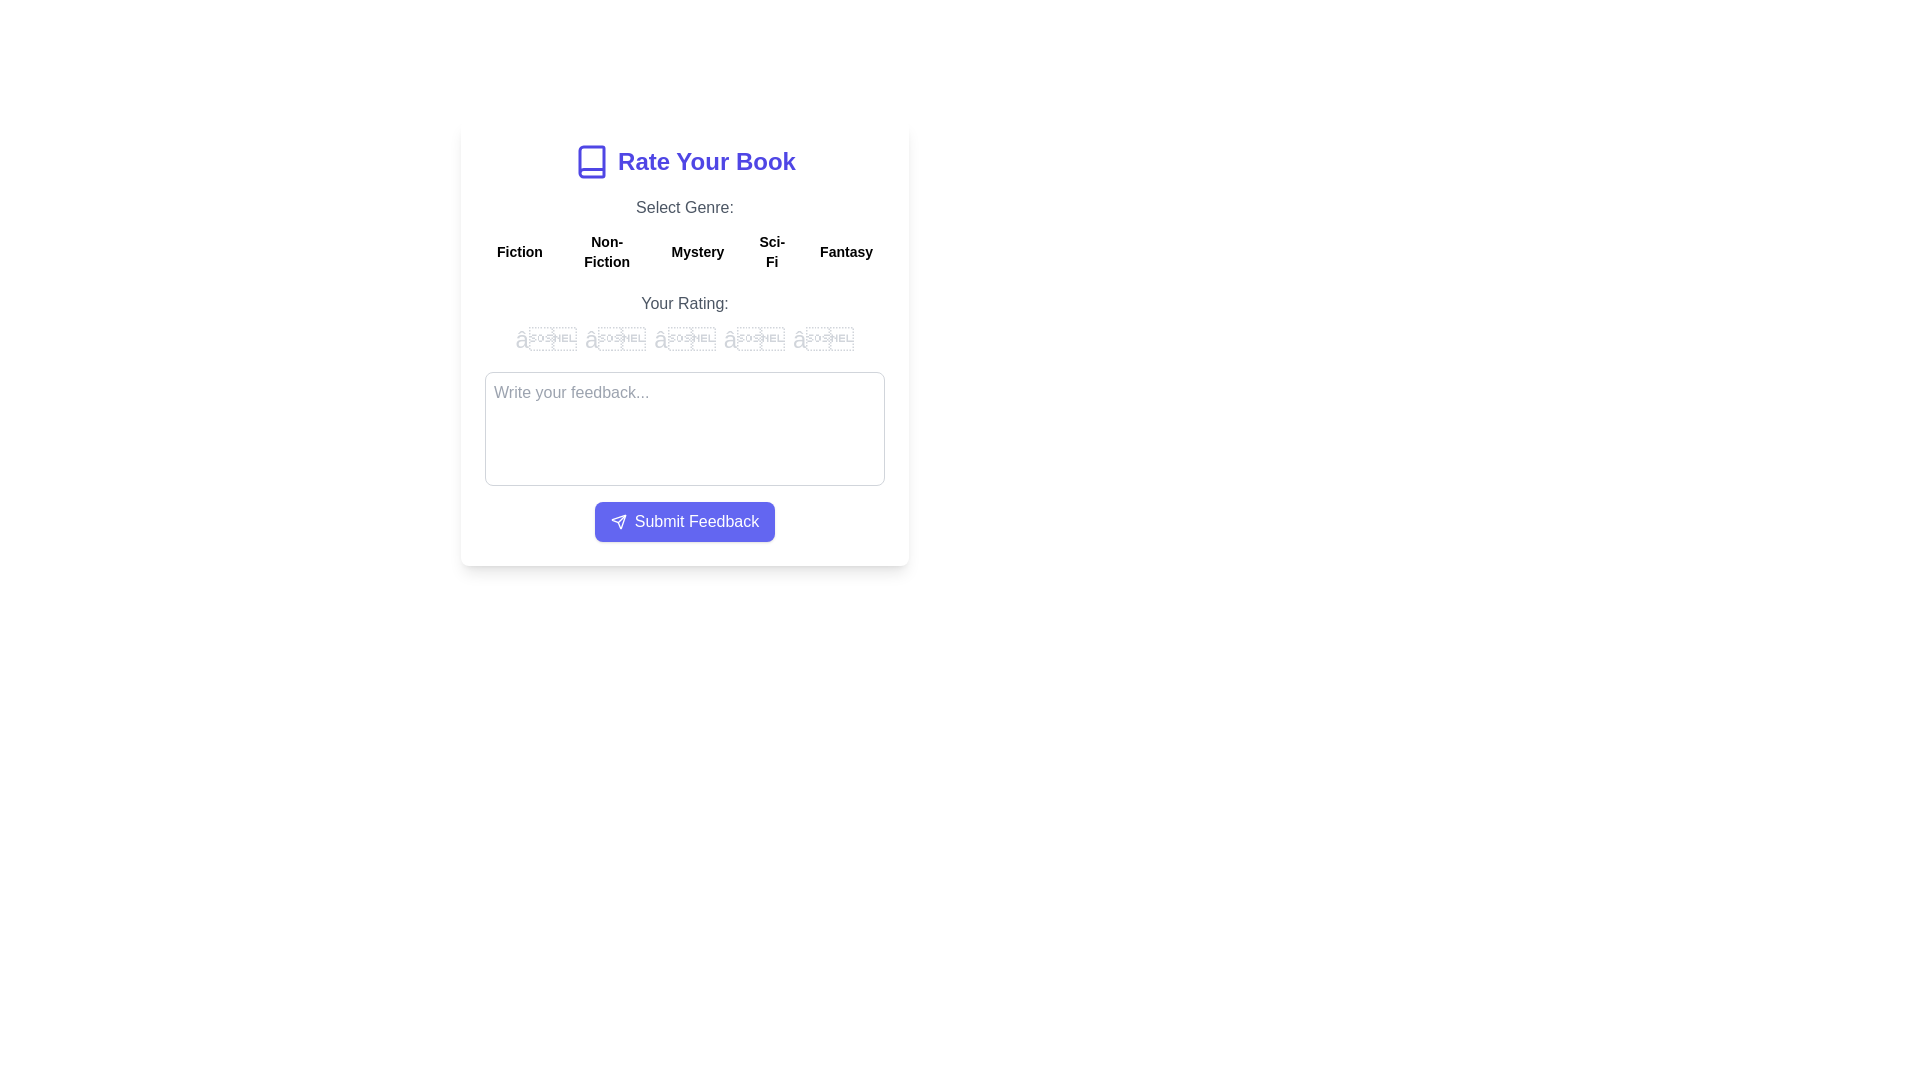  Describe the element at coordinates (685, 520) in the screenshot. I see `the 'Submit Feedback' button, which is a rectangular button with a vibrant indigo background, rounded corners, and white text, located at the bottom of the feedback panel` at that location.